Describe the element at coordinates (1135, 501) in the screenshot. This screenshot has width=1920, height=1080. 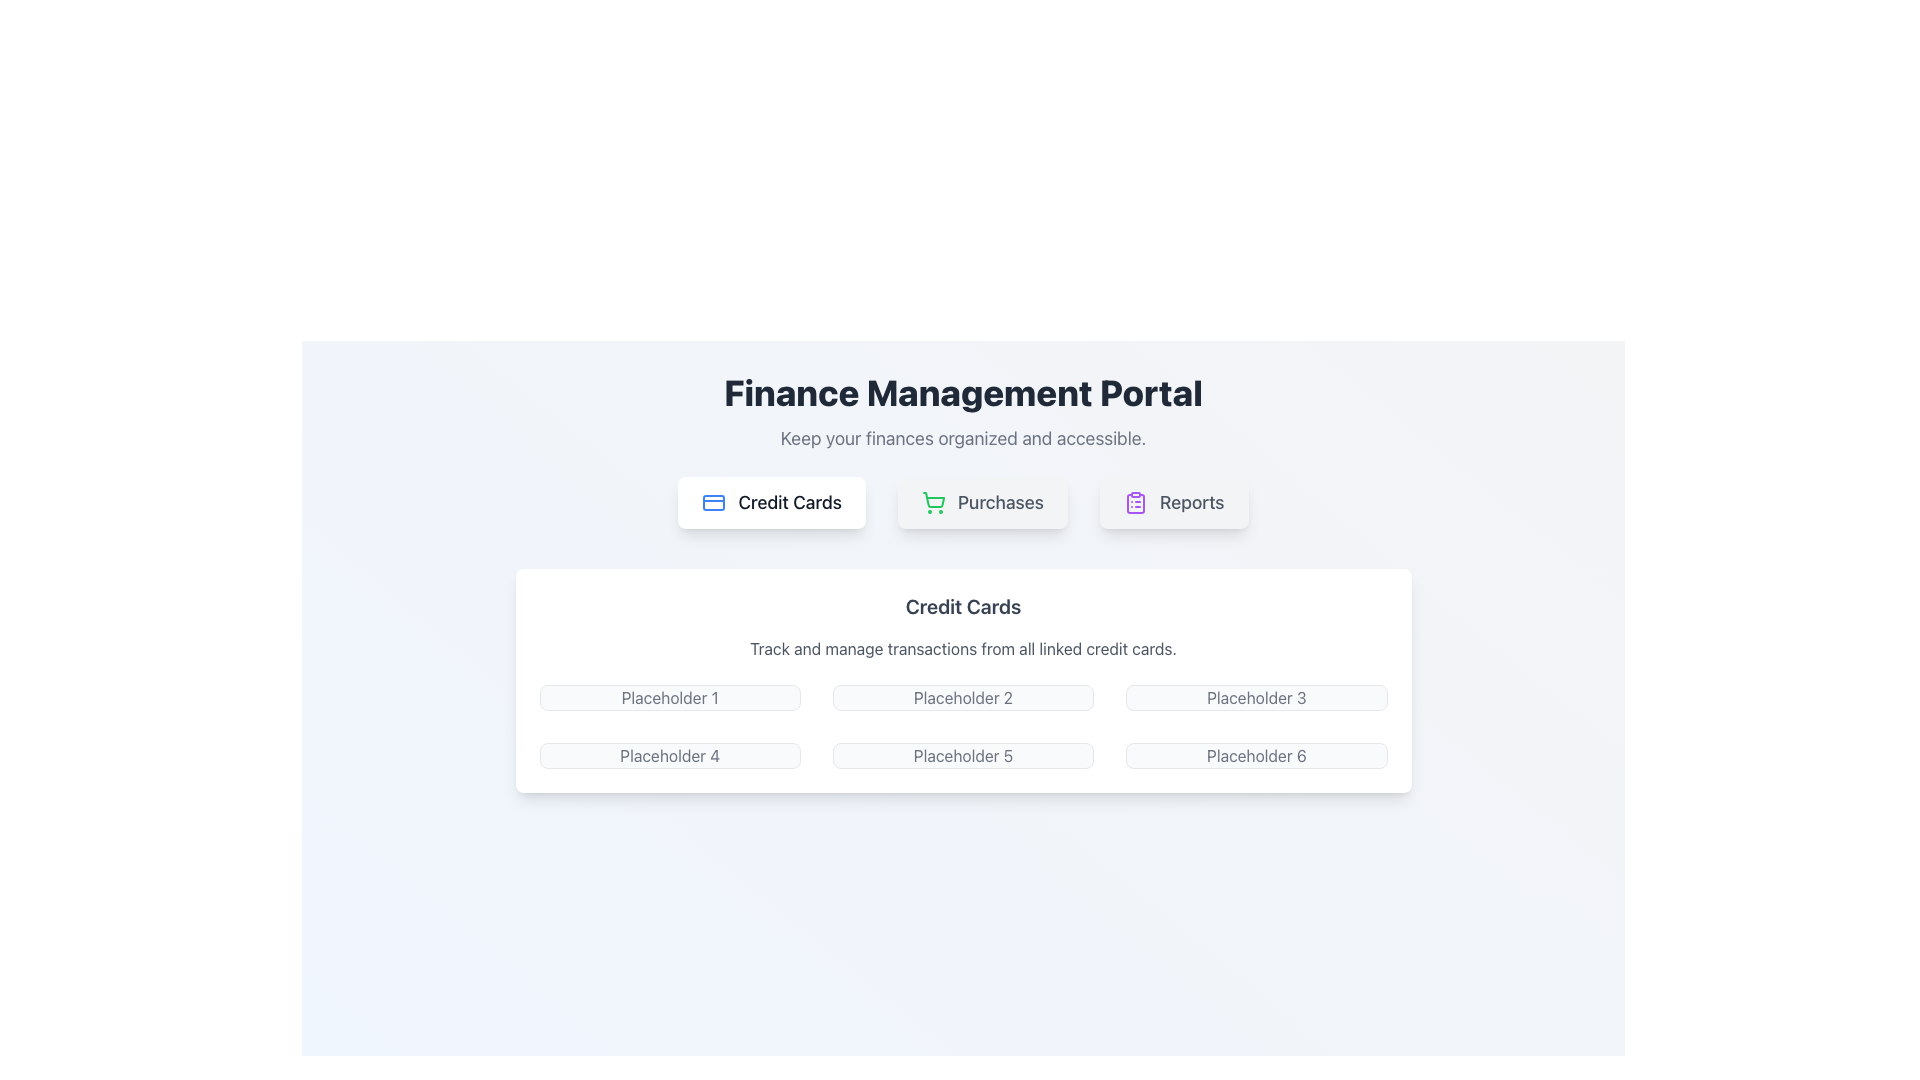
I see `the purple clipboard SVG icon located to the left of the 'Reports' text label in the Finance Management Portal` at that location.